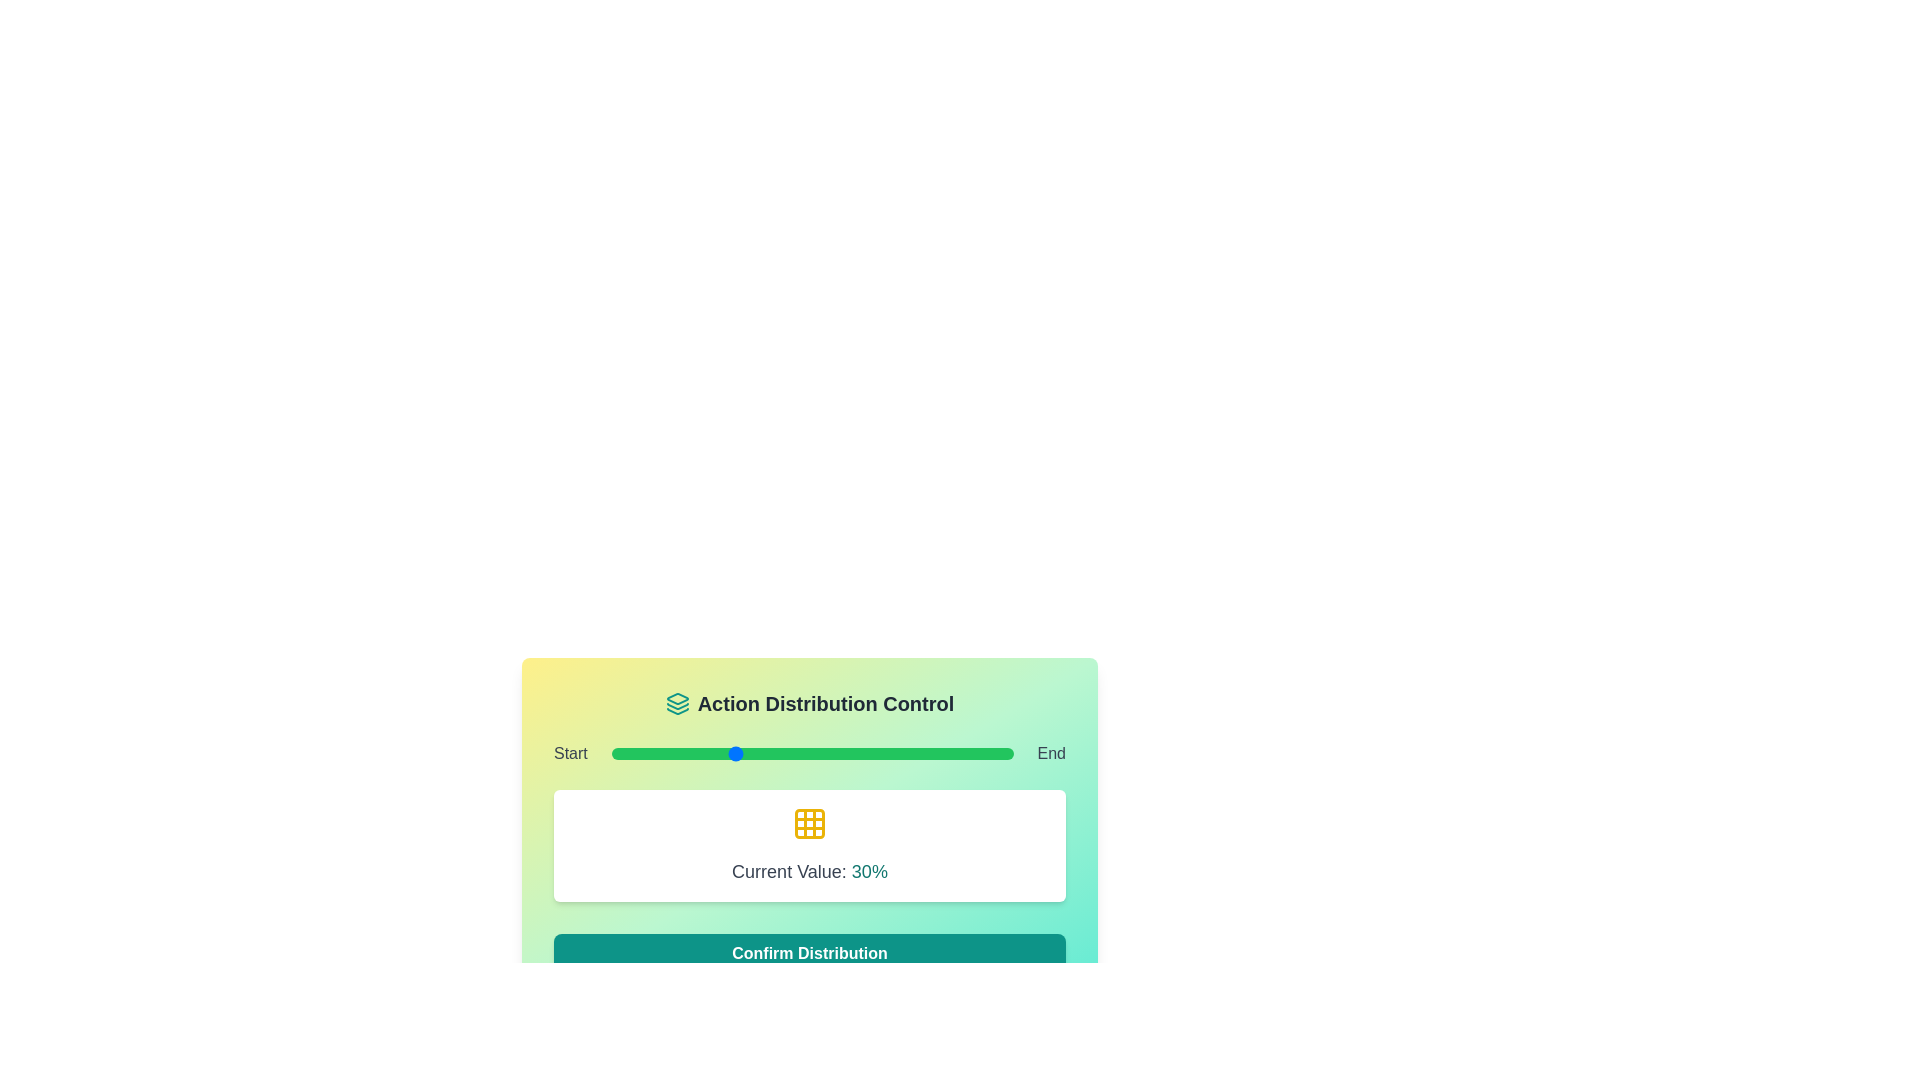 This screenshot has width=1920, height=1080. What do you see at coordinates (832, 753) in the screenshot?
I see `the slider to set its value to 55%` at bounding box center [832, 753].